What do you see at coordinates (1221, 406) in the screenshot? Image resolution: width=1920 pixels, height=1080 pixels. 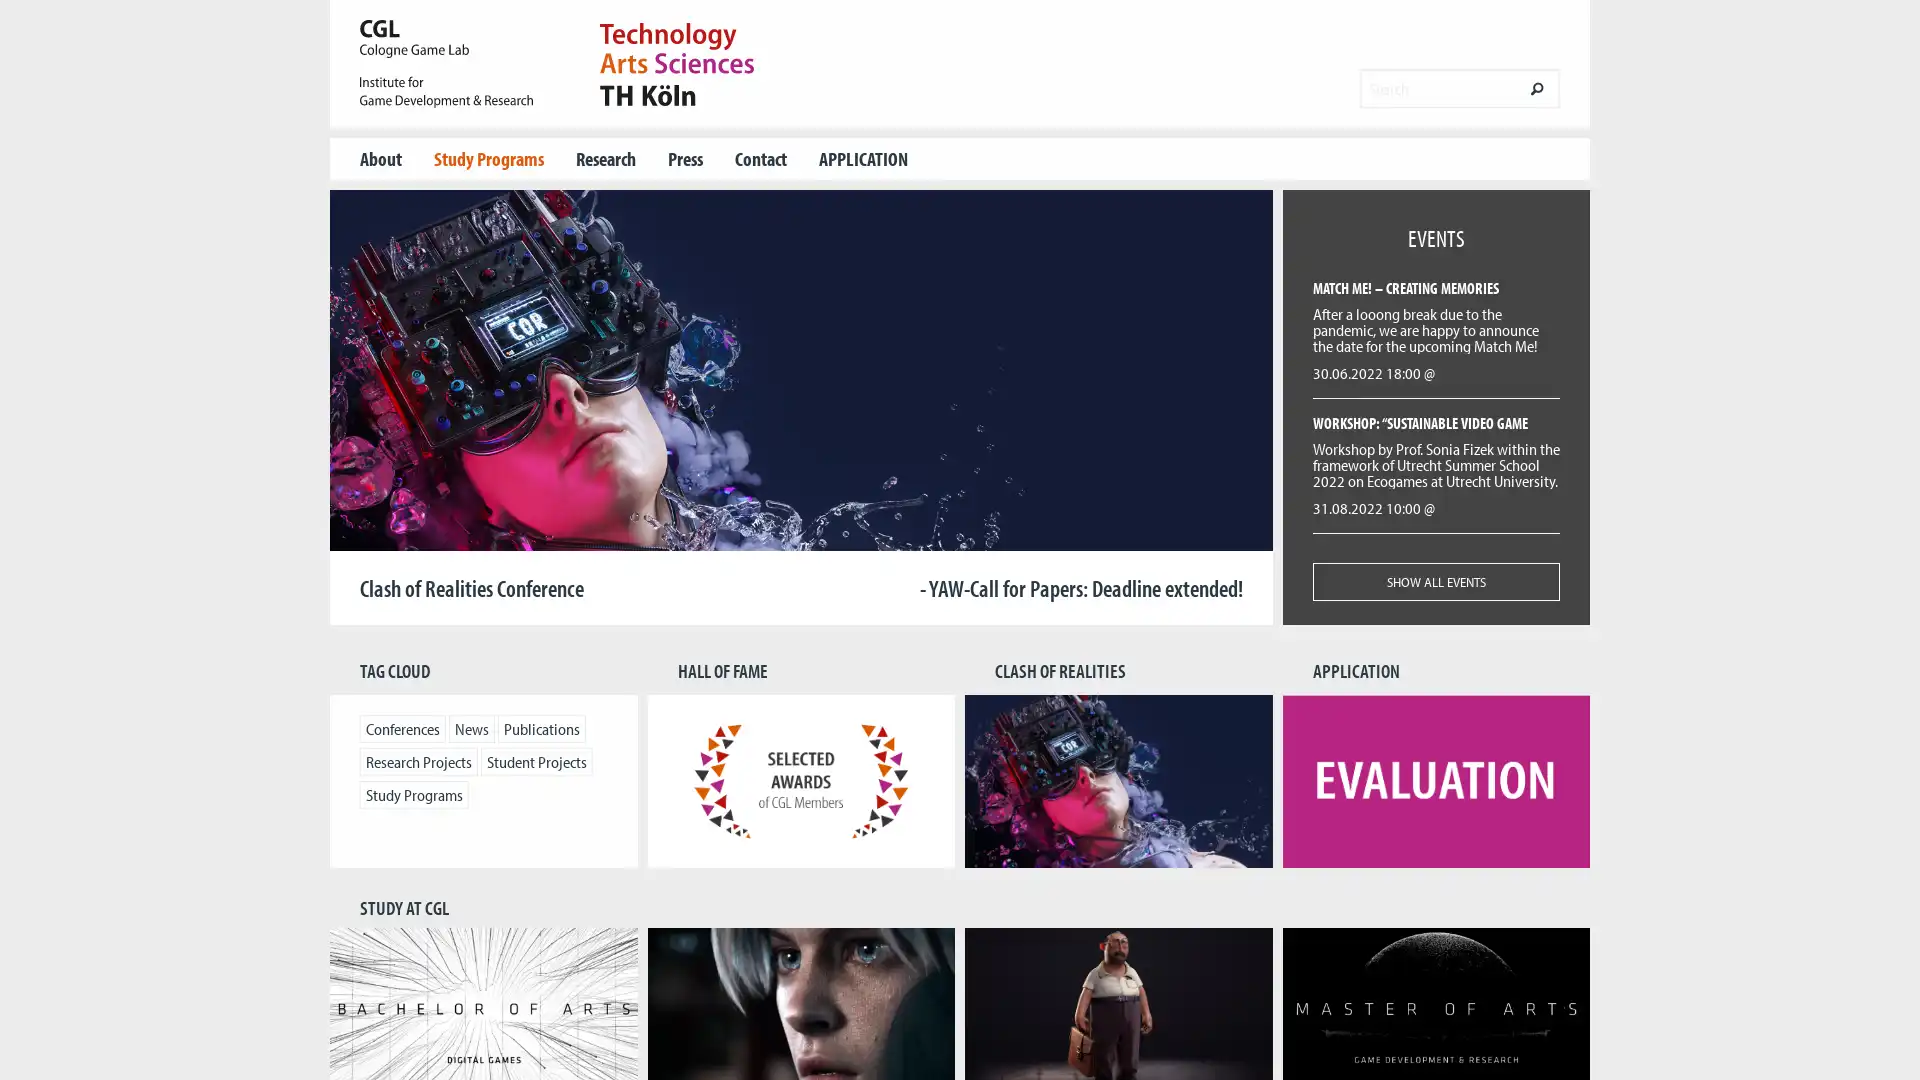 I see `next arrow` at bounding box center [1221, 406].